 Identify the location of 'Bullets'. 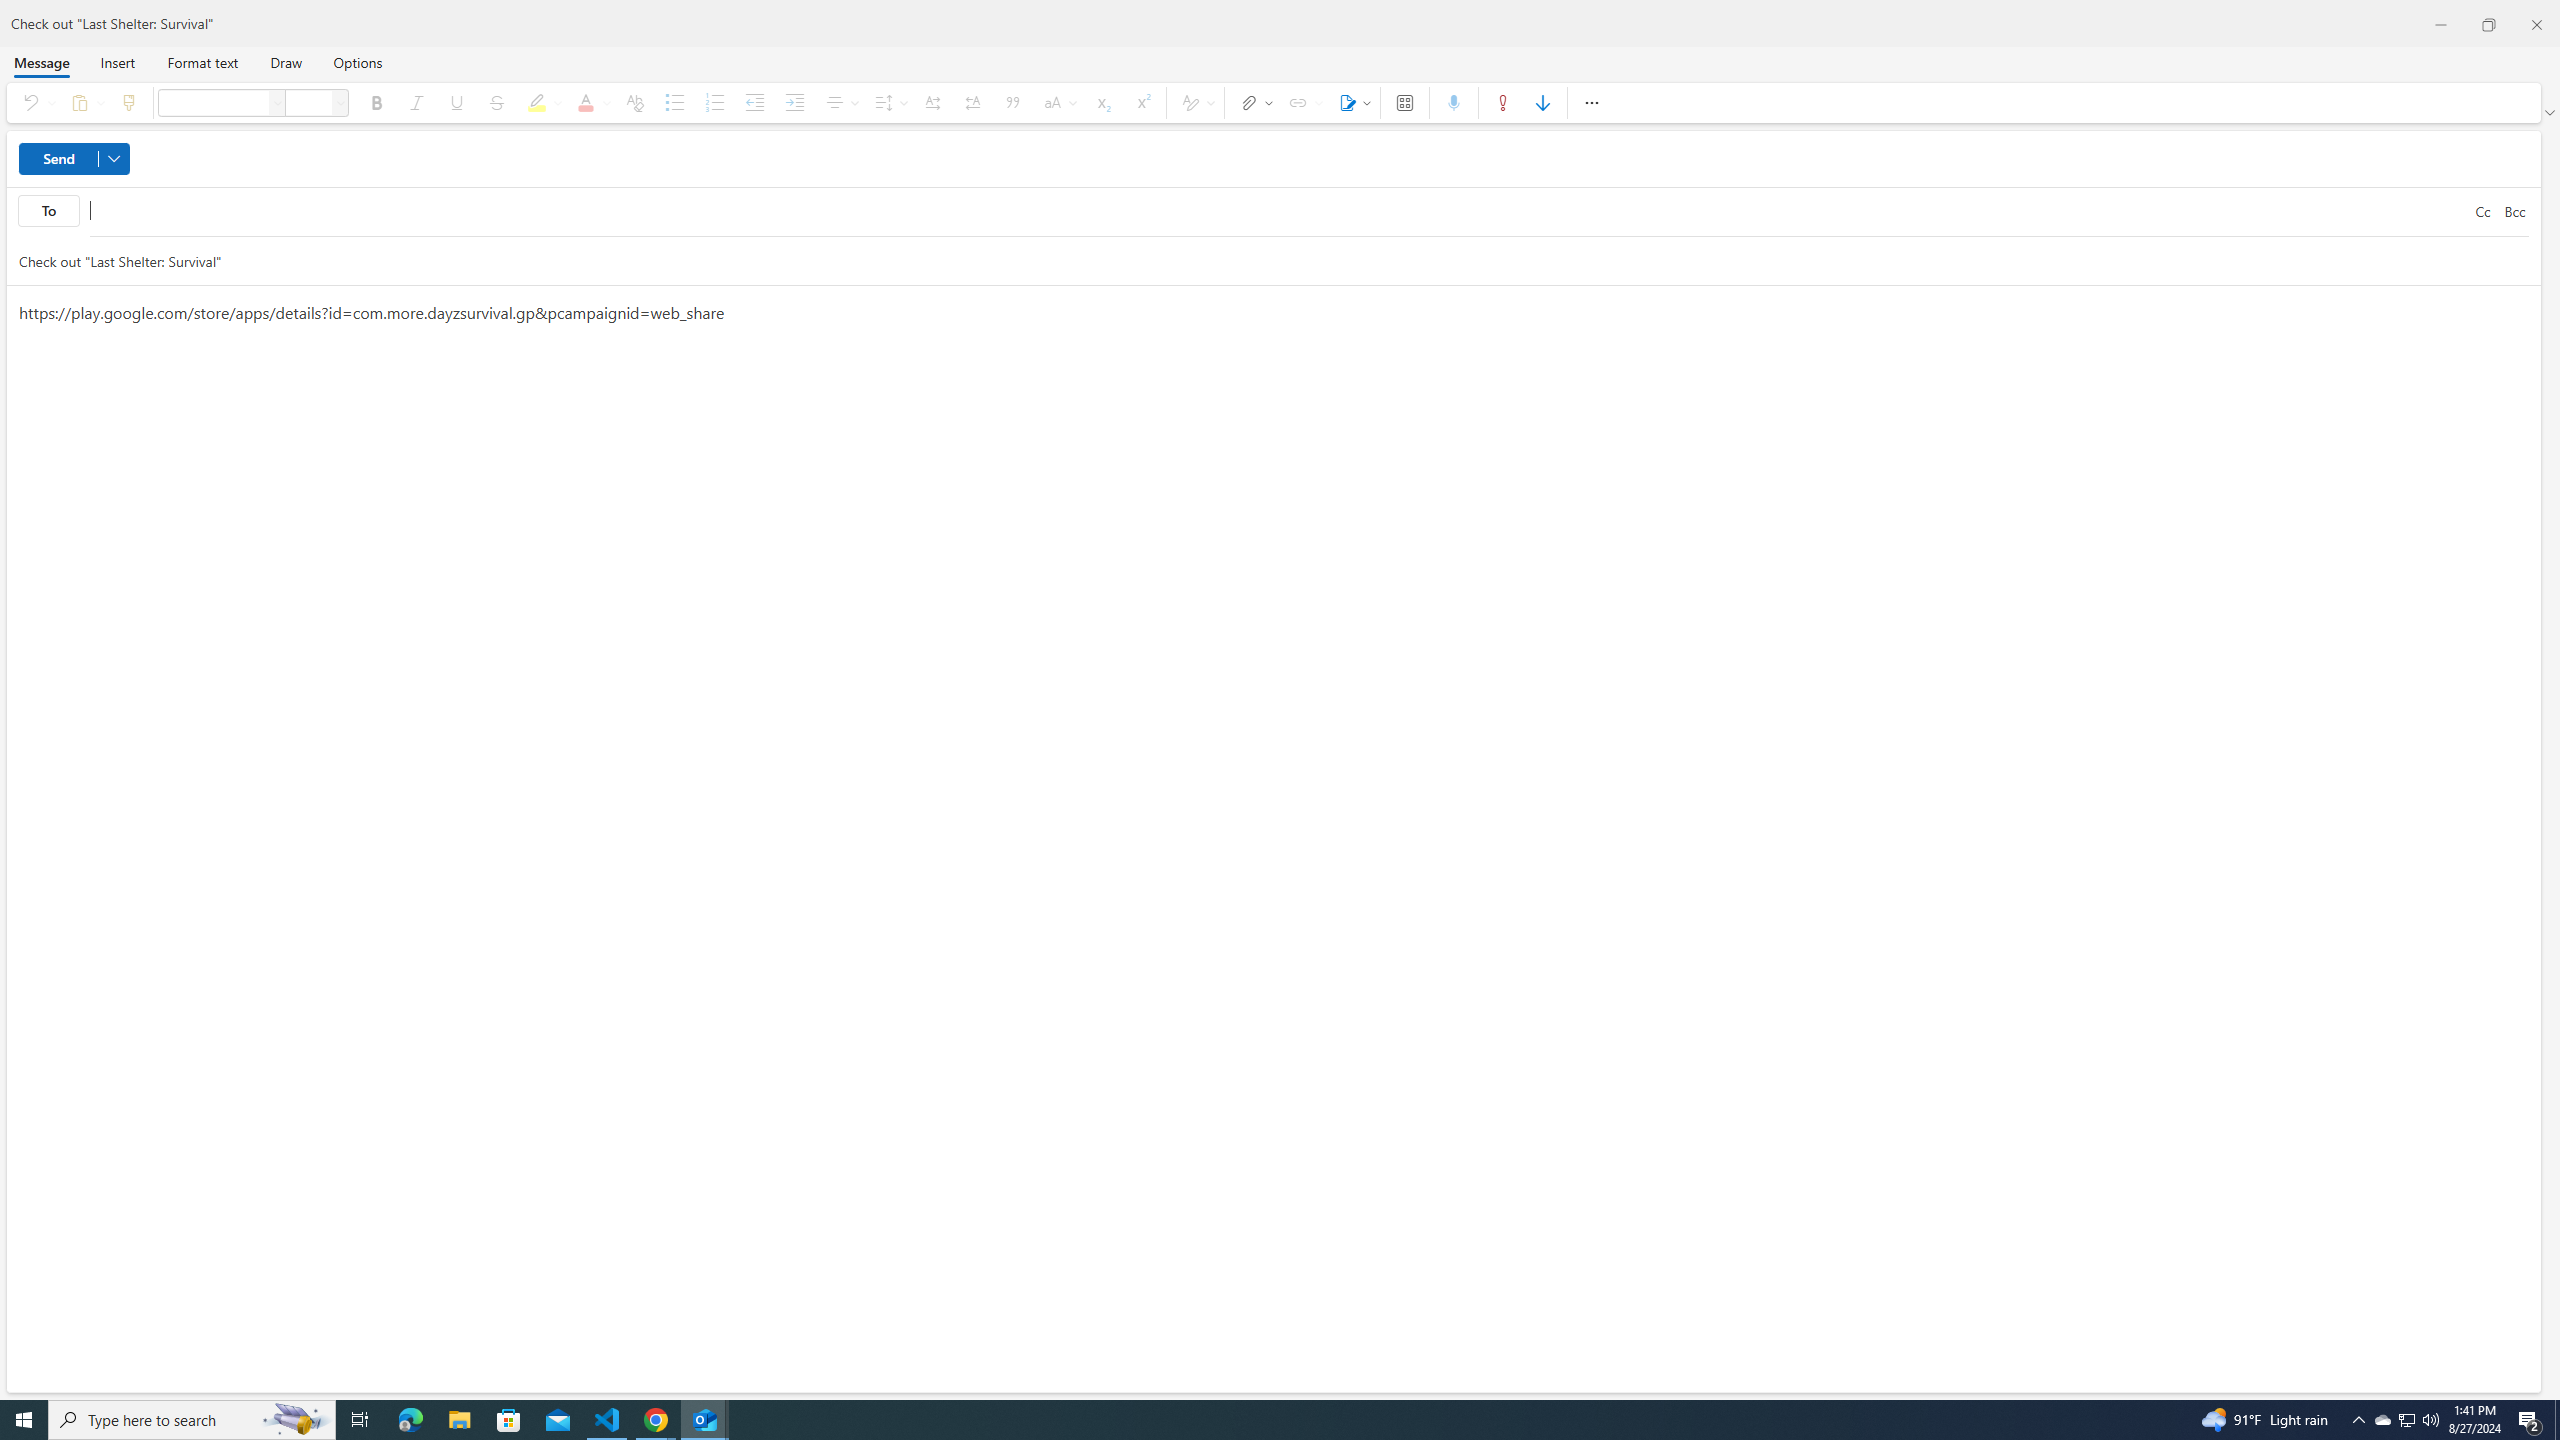
(673, 102).